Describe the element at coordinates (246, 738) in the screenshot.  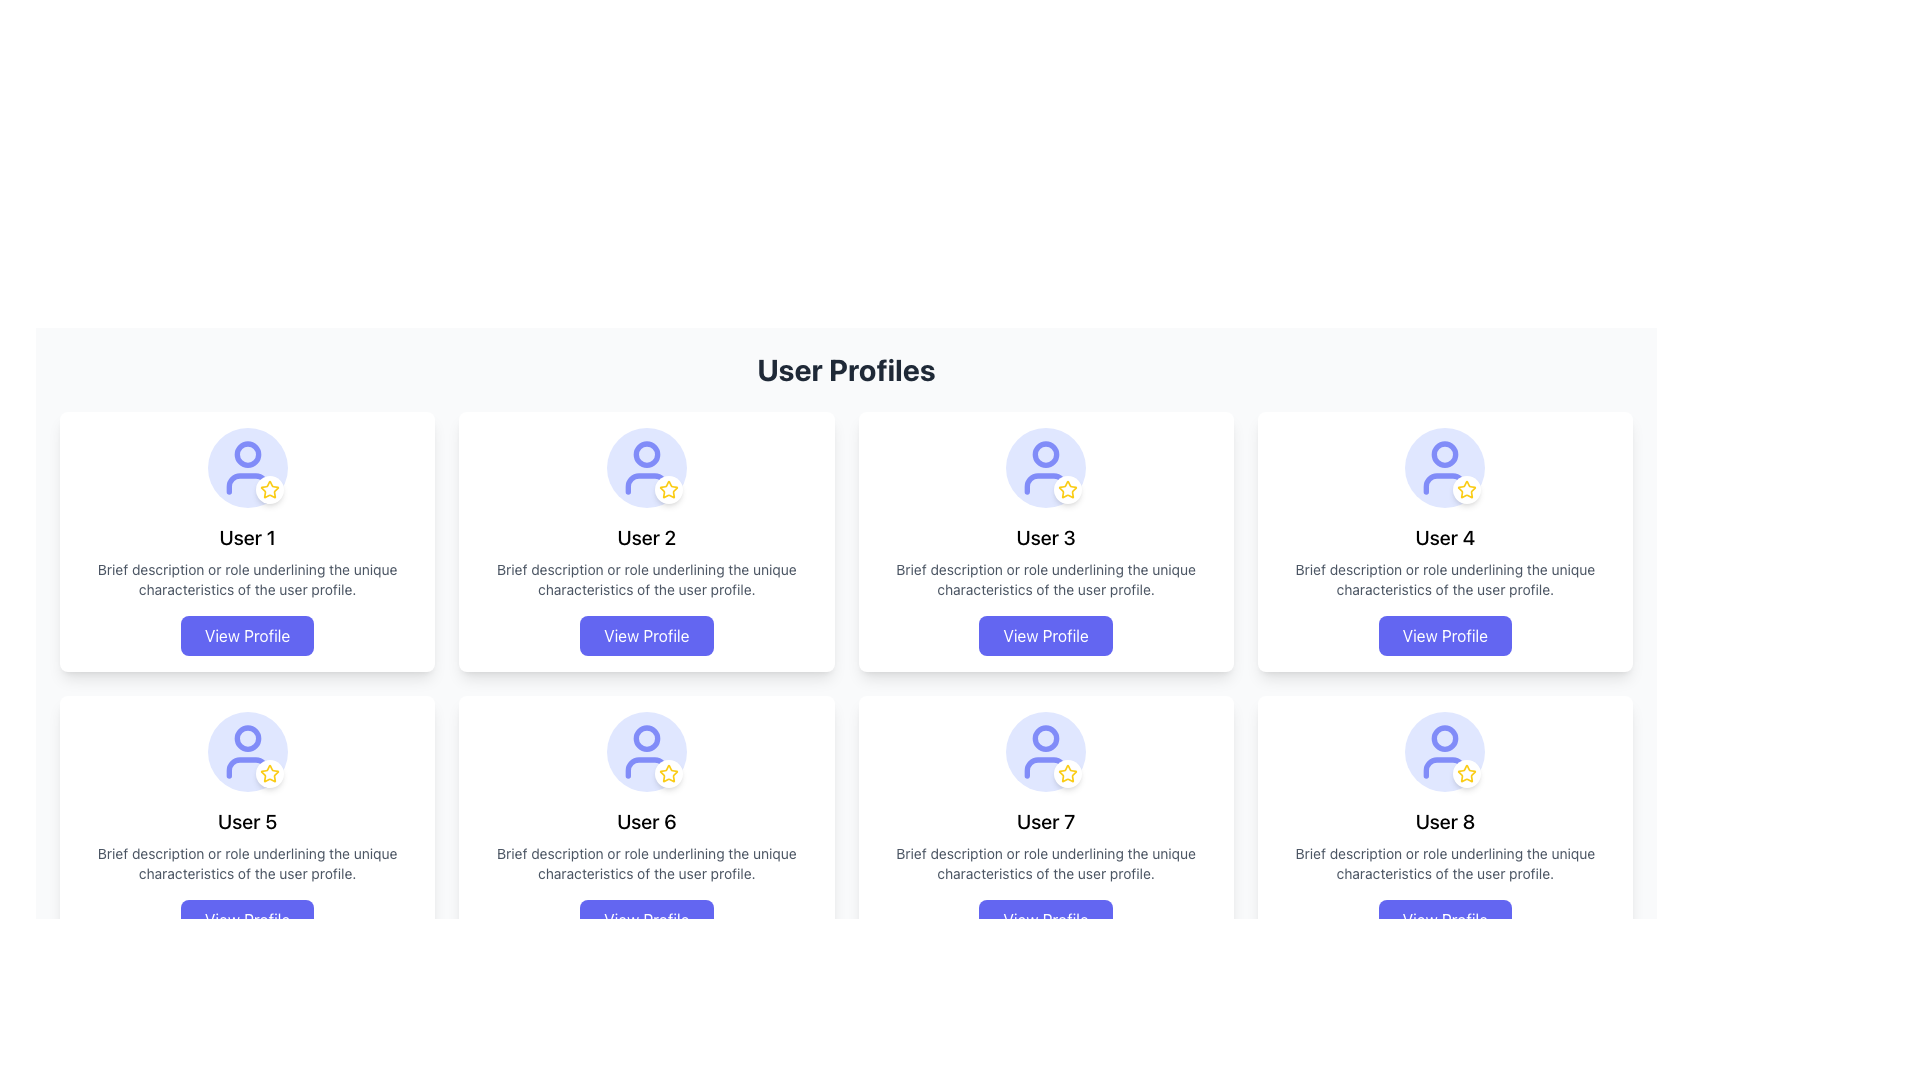
I see `the SVG circle element that represents the user's profile icon above the text 'User 5'` at that location.